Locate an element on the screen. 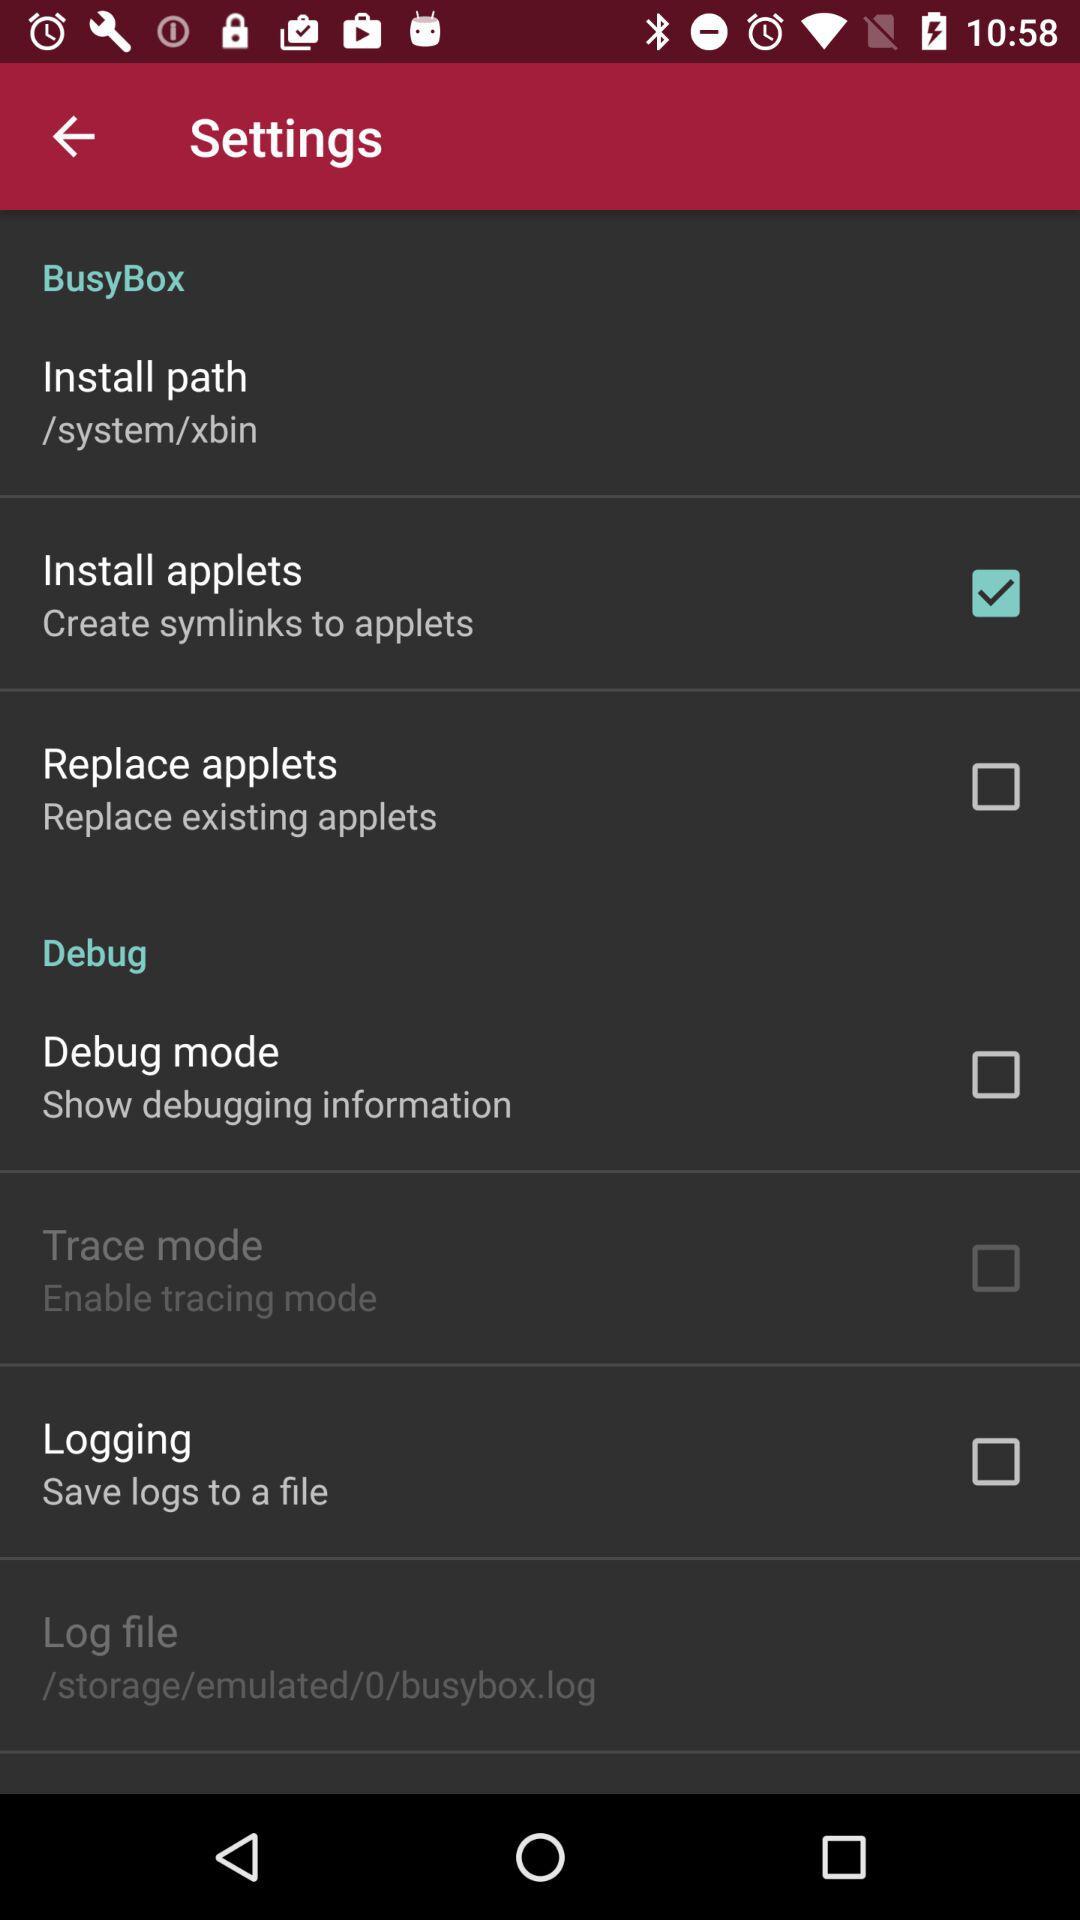  the icon above the storage emulated 0 item is located at coordinates (110, 1630).